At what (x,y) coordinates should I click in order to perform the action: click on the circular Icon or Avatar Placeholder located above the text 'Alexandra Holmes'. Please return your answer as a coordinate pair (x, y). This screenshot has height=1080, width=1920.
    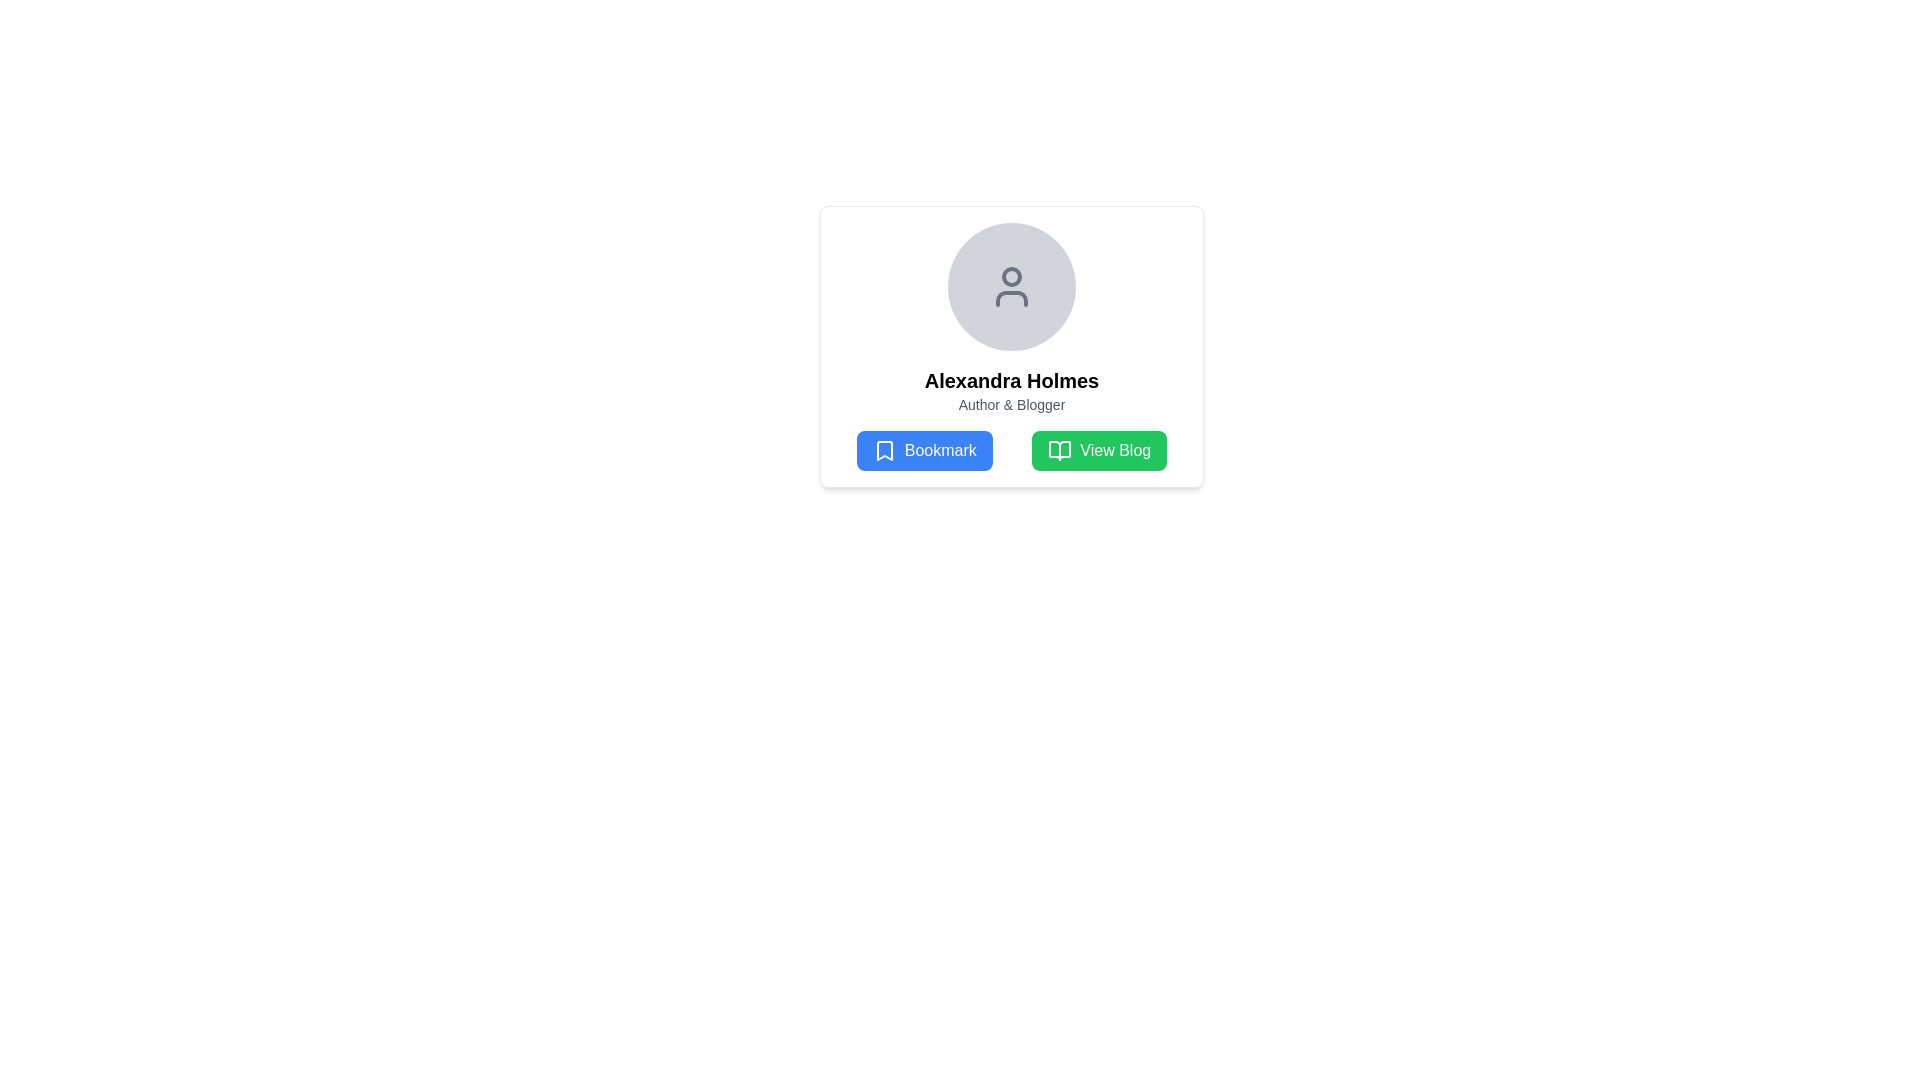
    Looking at the image, I should click on (1012, 286).